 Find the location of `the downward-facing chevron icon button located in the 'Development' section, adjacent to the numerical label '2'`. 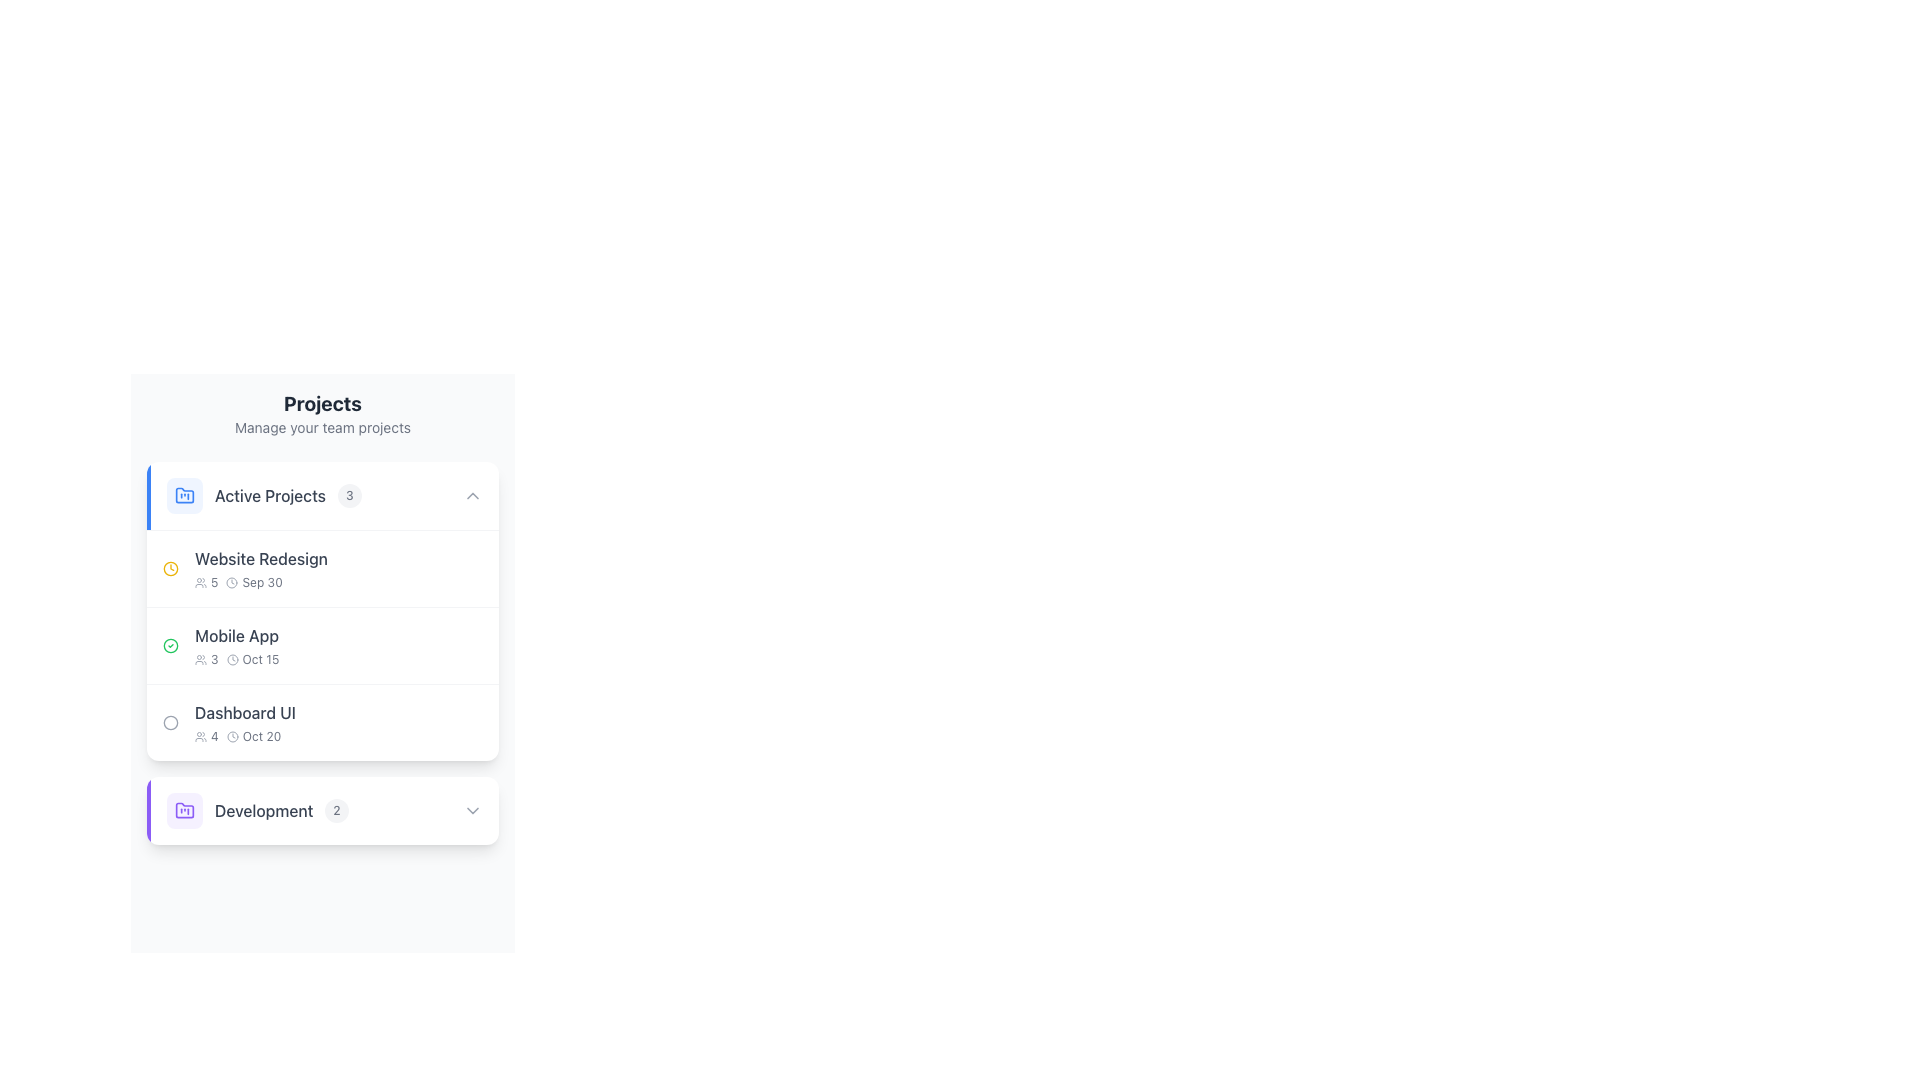

the downward-facing chevron icon button located in the 'Development' section, adjacent to the numerical label '2' is located at coordinates (472, 810).